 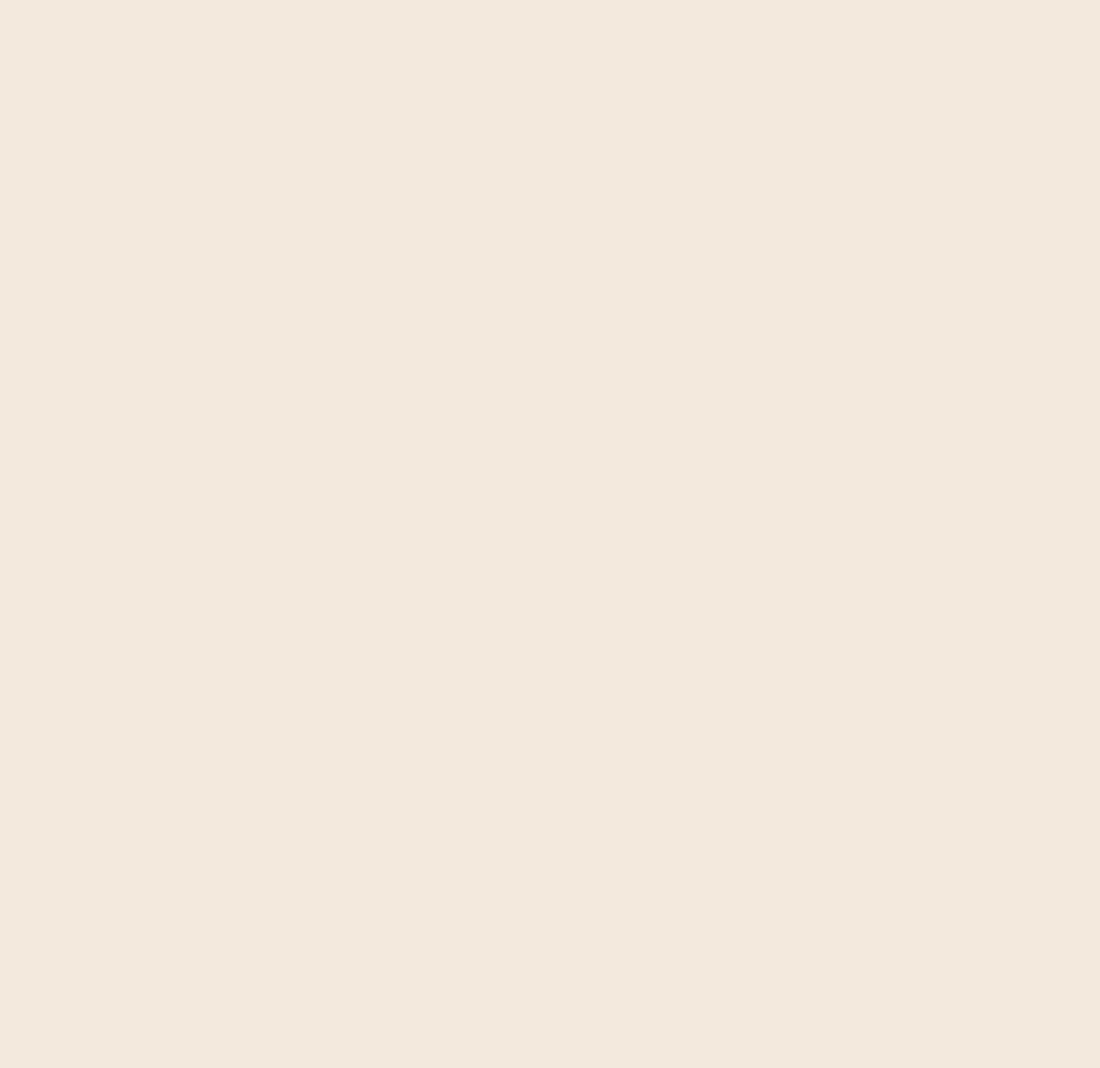 I want to click on 'The Tezos ecosystem continues to grow, scaling to meet demand: from Tezos protocol upgrades featuring transactional rollups, to a commitment to developer tooling and onboarding.', so click(x=789, y=405).